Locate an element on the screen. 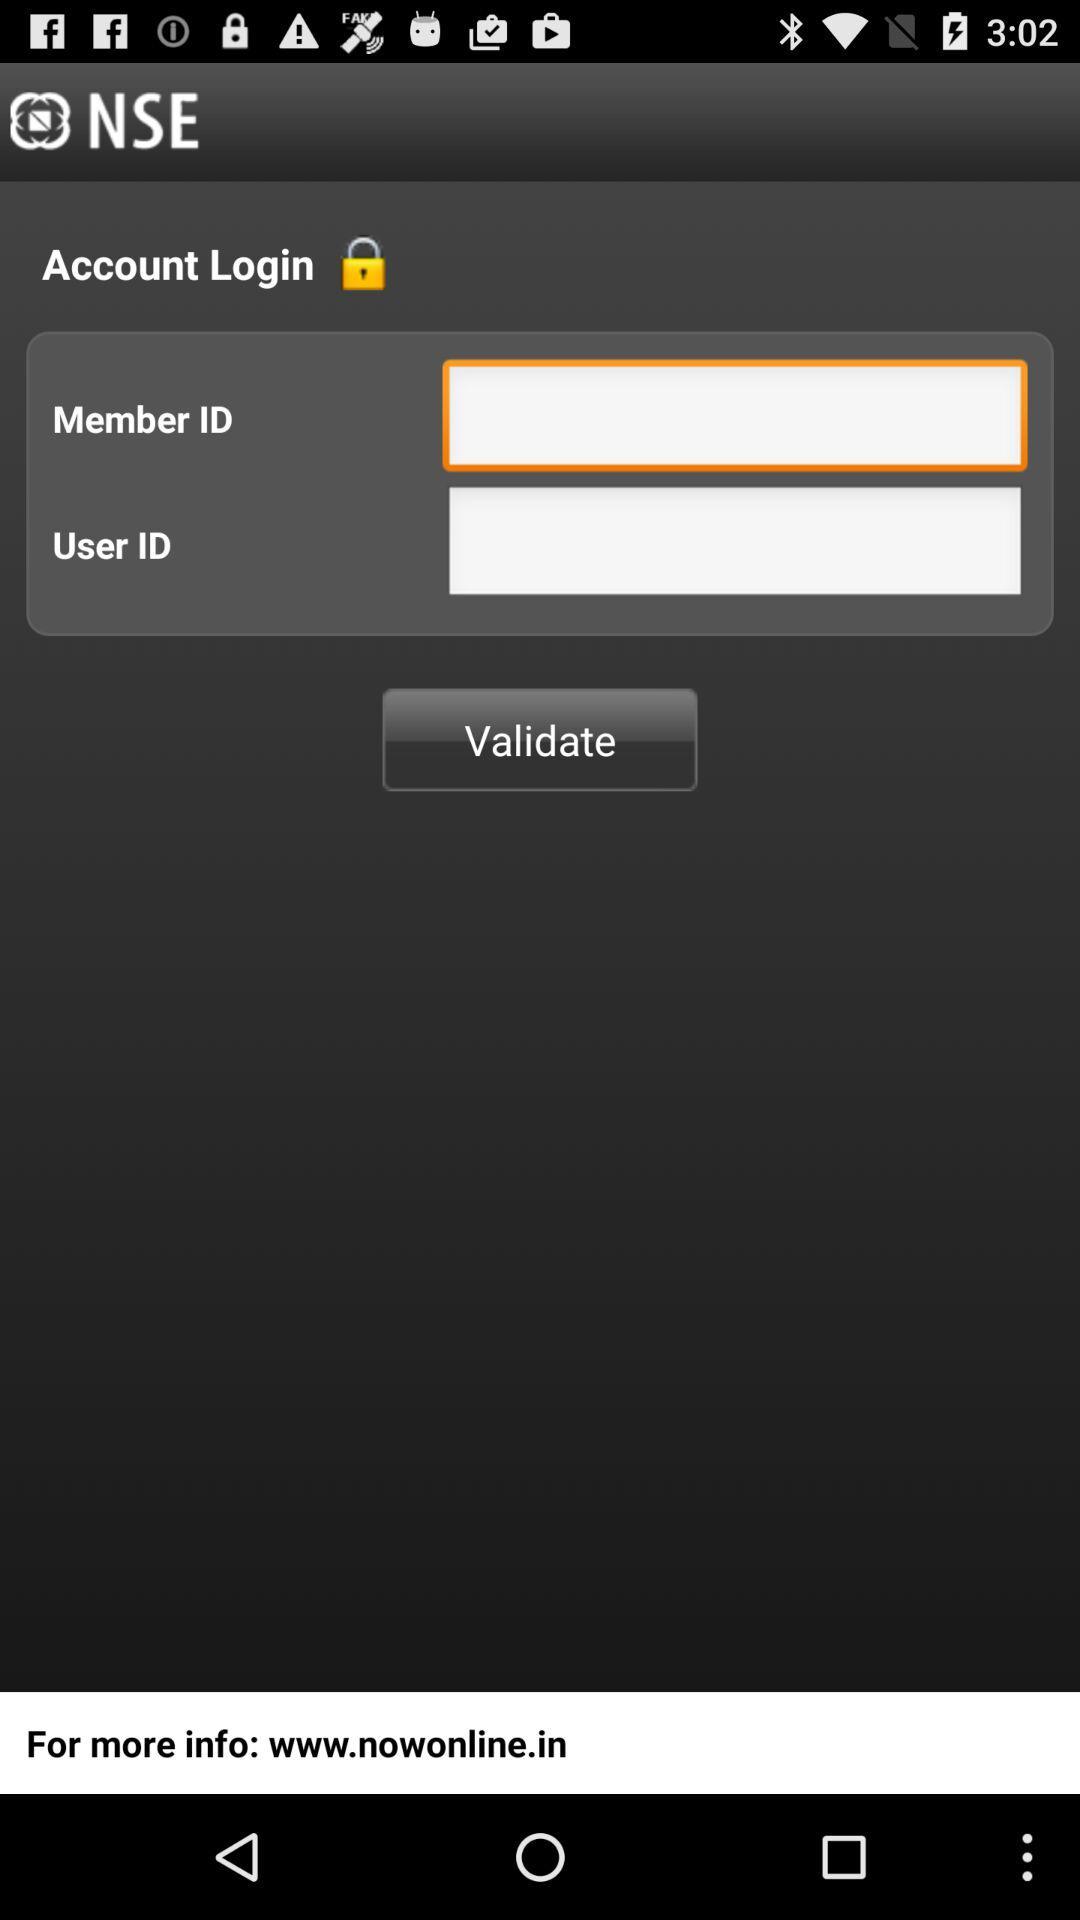 Image resolution: width=1080 pixels, height=1920 pixels. validate button is located at coordinates (540, 738).